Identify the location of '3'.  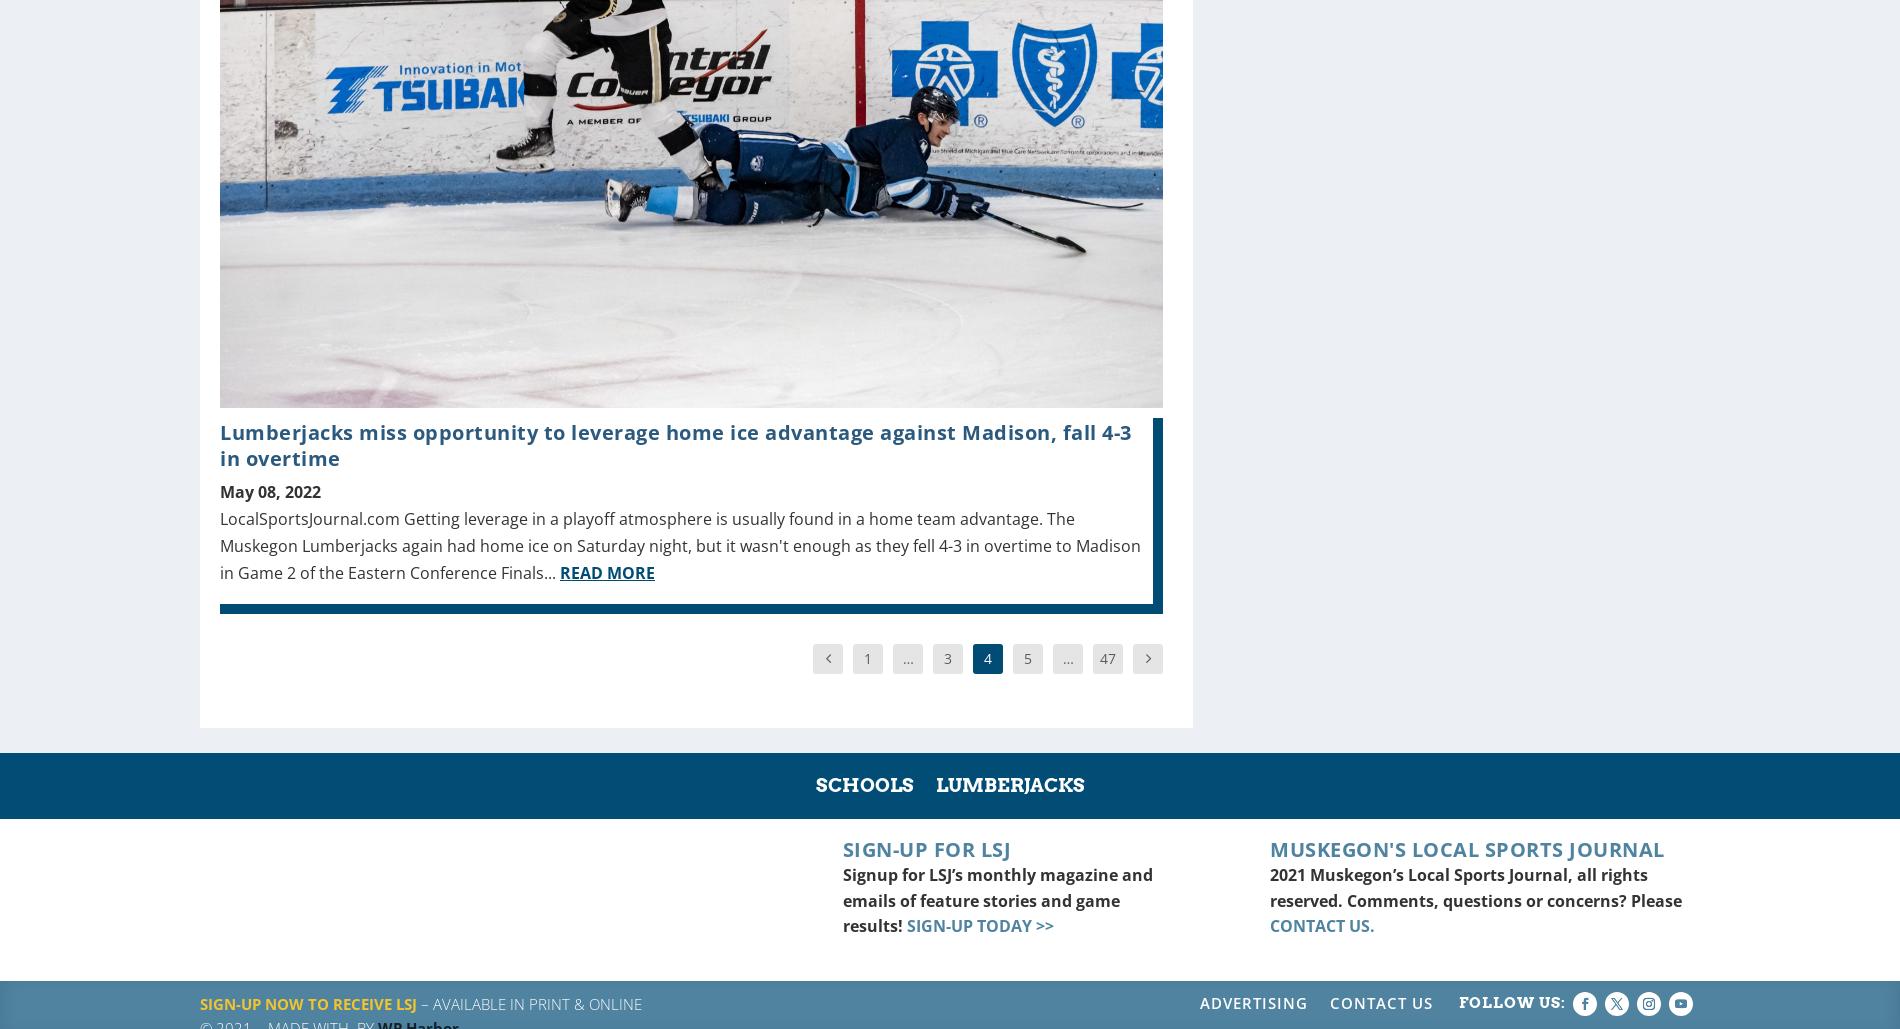
(946, 658).